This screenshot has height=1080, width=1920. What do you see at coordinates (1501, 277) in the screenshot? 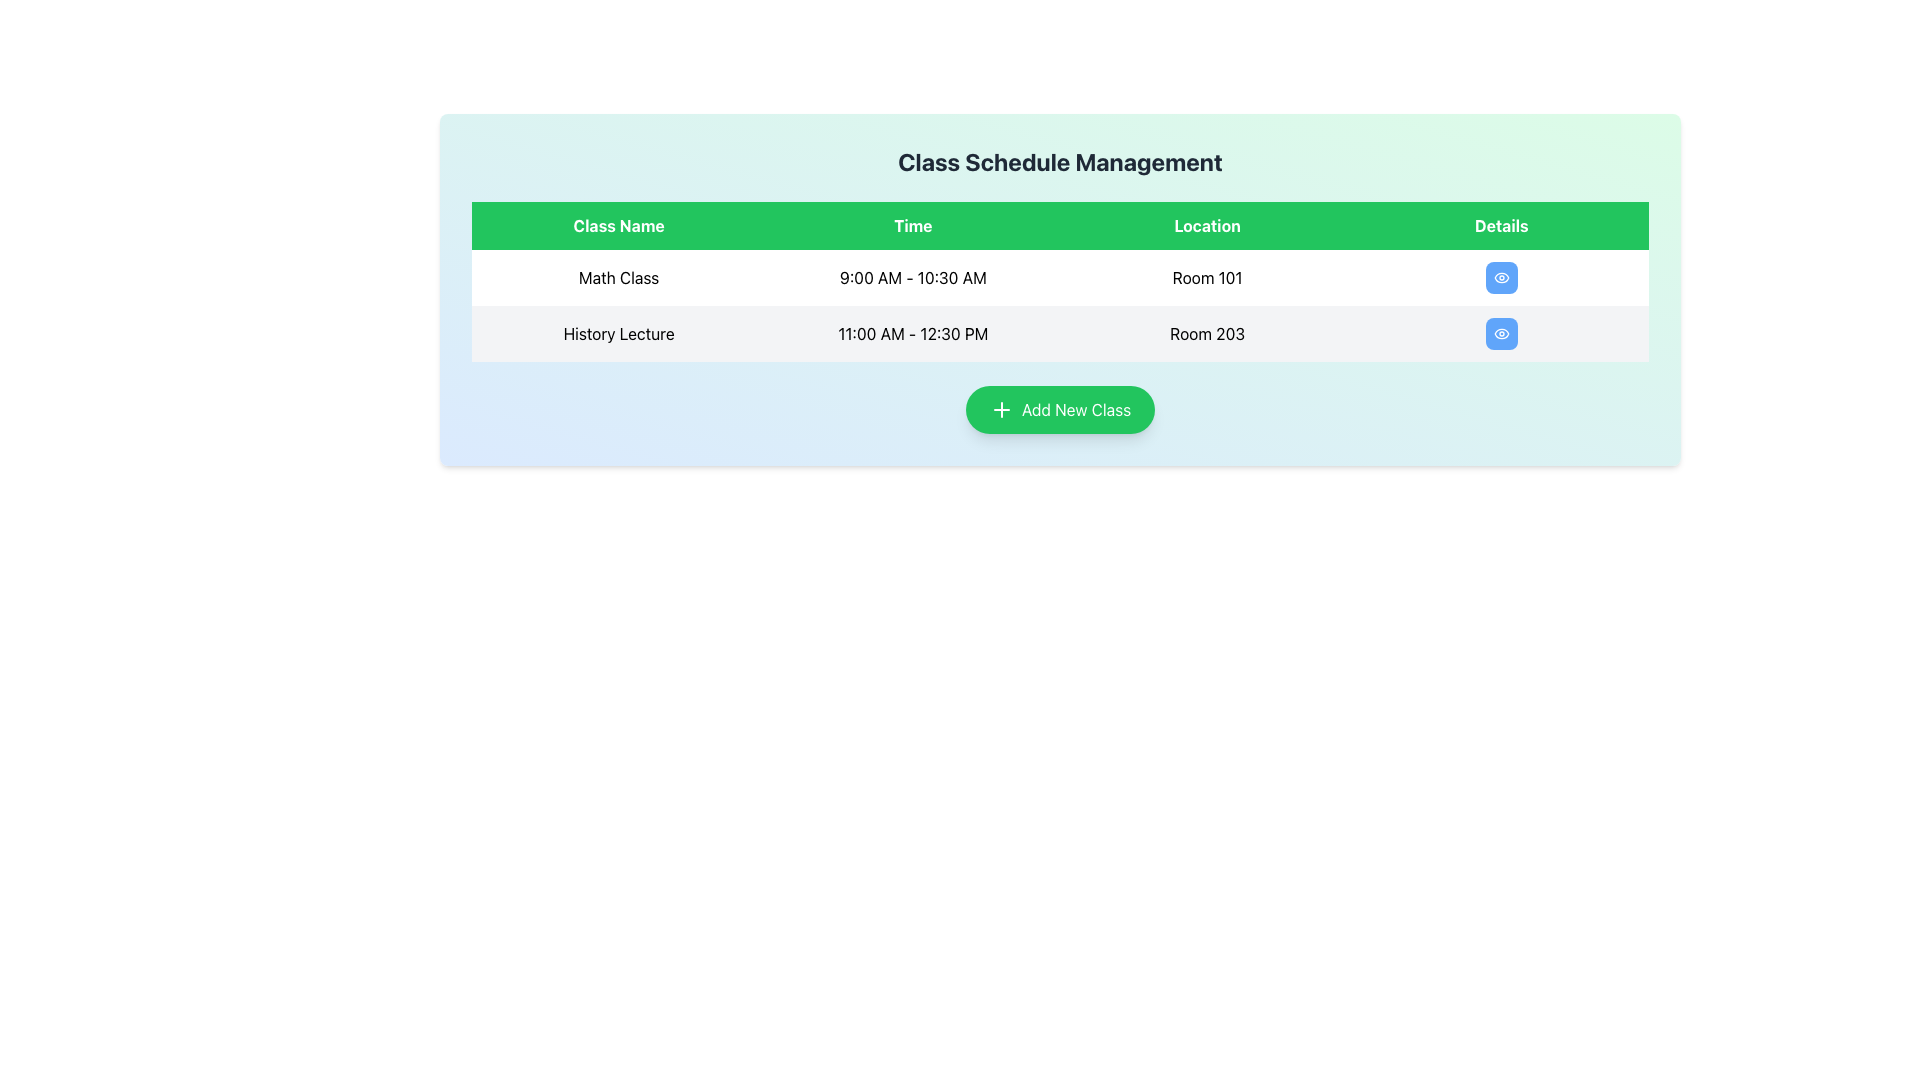
I see `the larger outer contour of the eye icon in the Details column of the Class Schedule Management table, specifically in the second row for the History Lecture entry` at bounding box center [1501, 277].